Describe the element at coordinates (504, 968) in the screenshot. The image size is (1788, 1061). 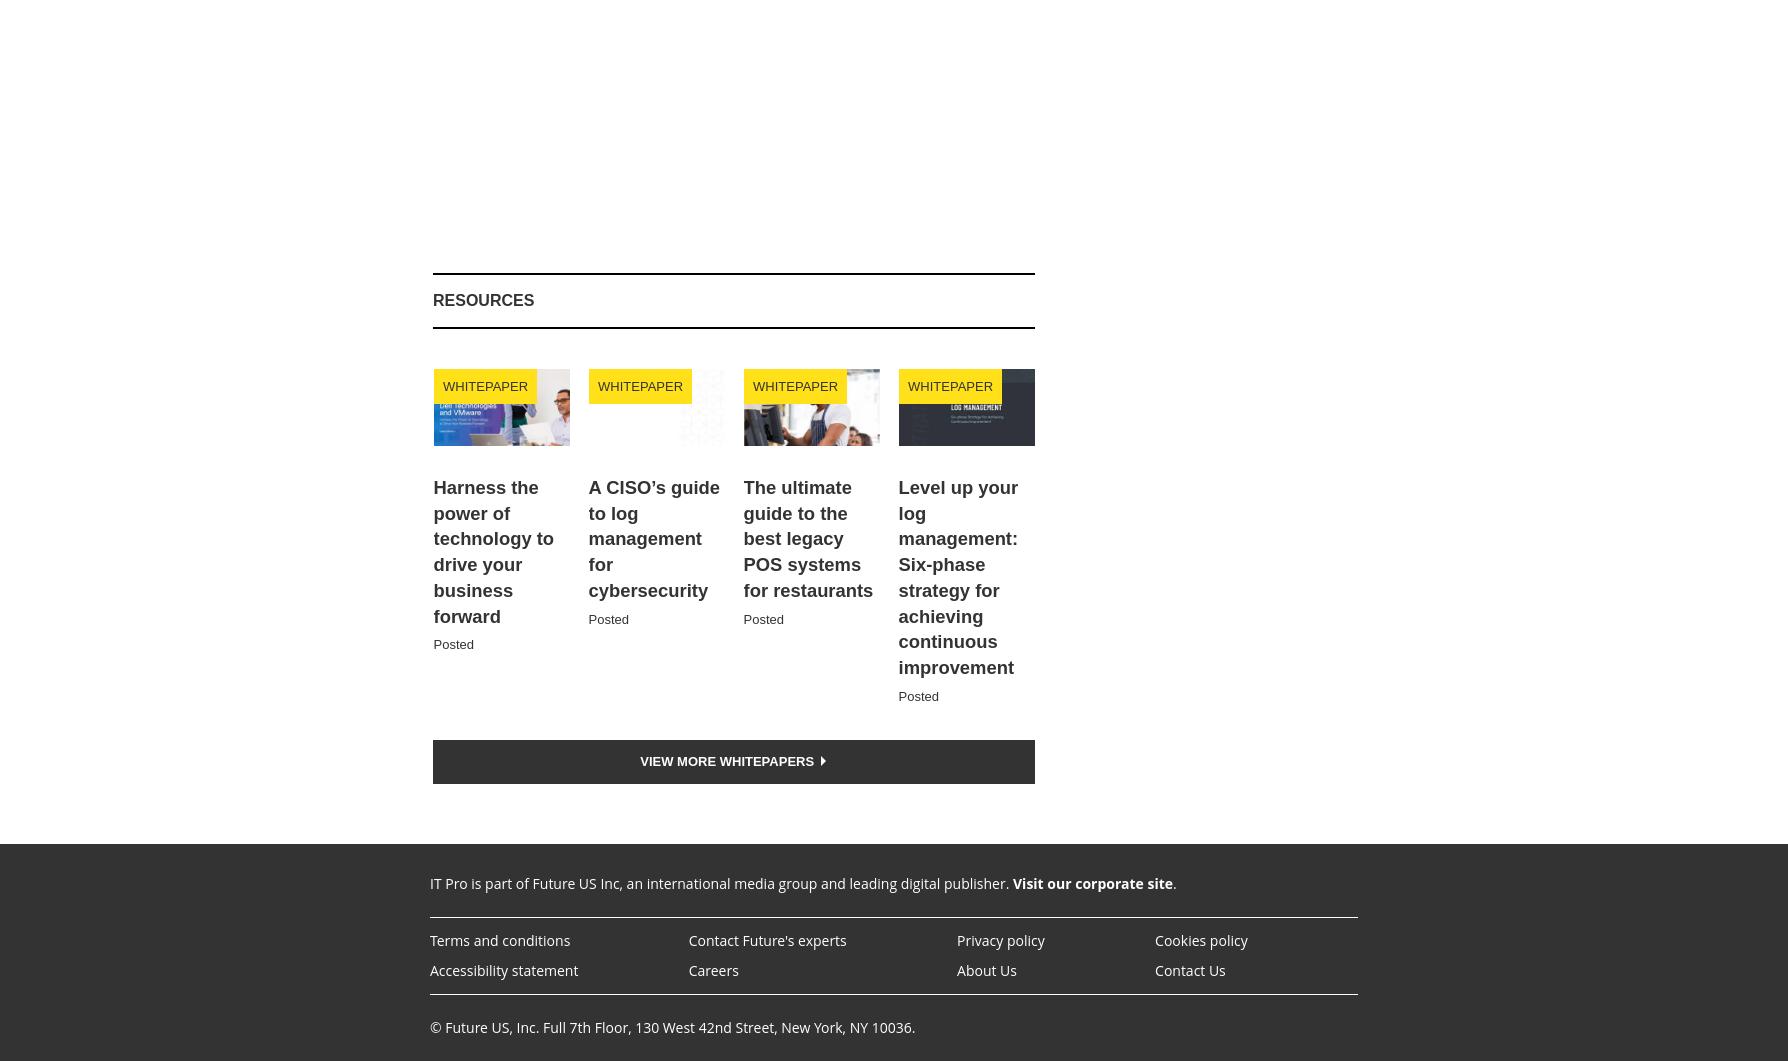
I see `'Accessibility statement'` at that location.